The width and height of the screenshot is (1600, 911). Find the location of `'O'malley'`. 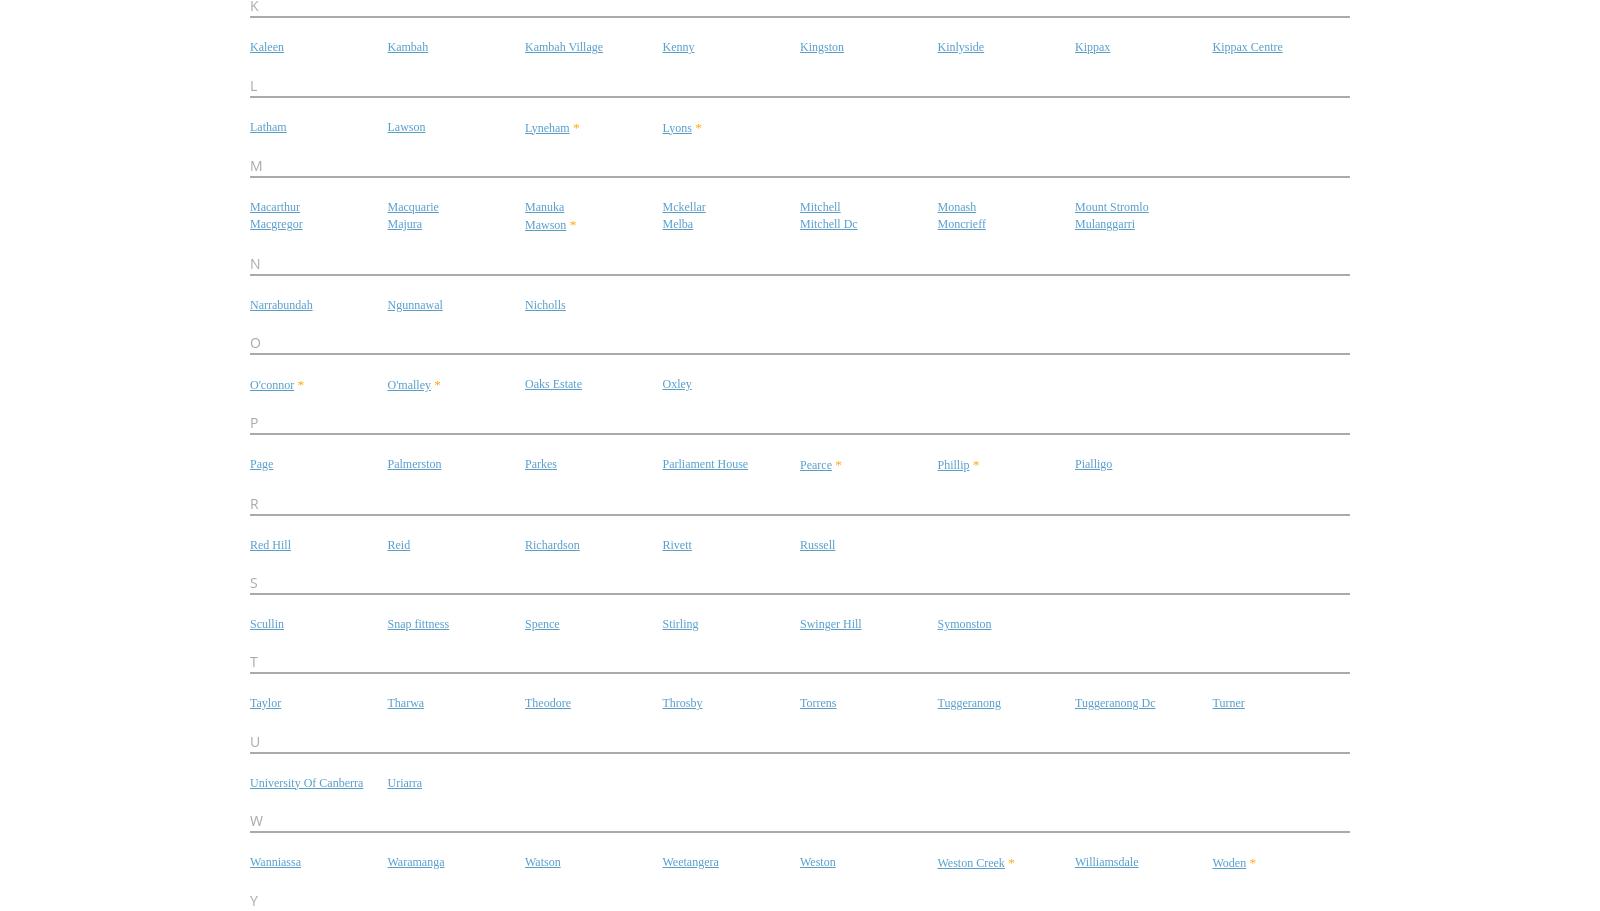

'O'malley' is located at coordinates (407, 383).